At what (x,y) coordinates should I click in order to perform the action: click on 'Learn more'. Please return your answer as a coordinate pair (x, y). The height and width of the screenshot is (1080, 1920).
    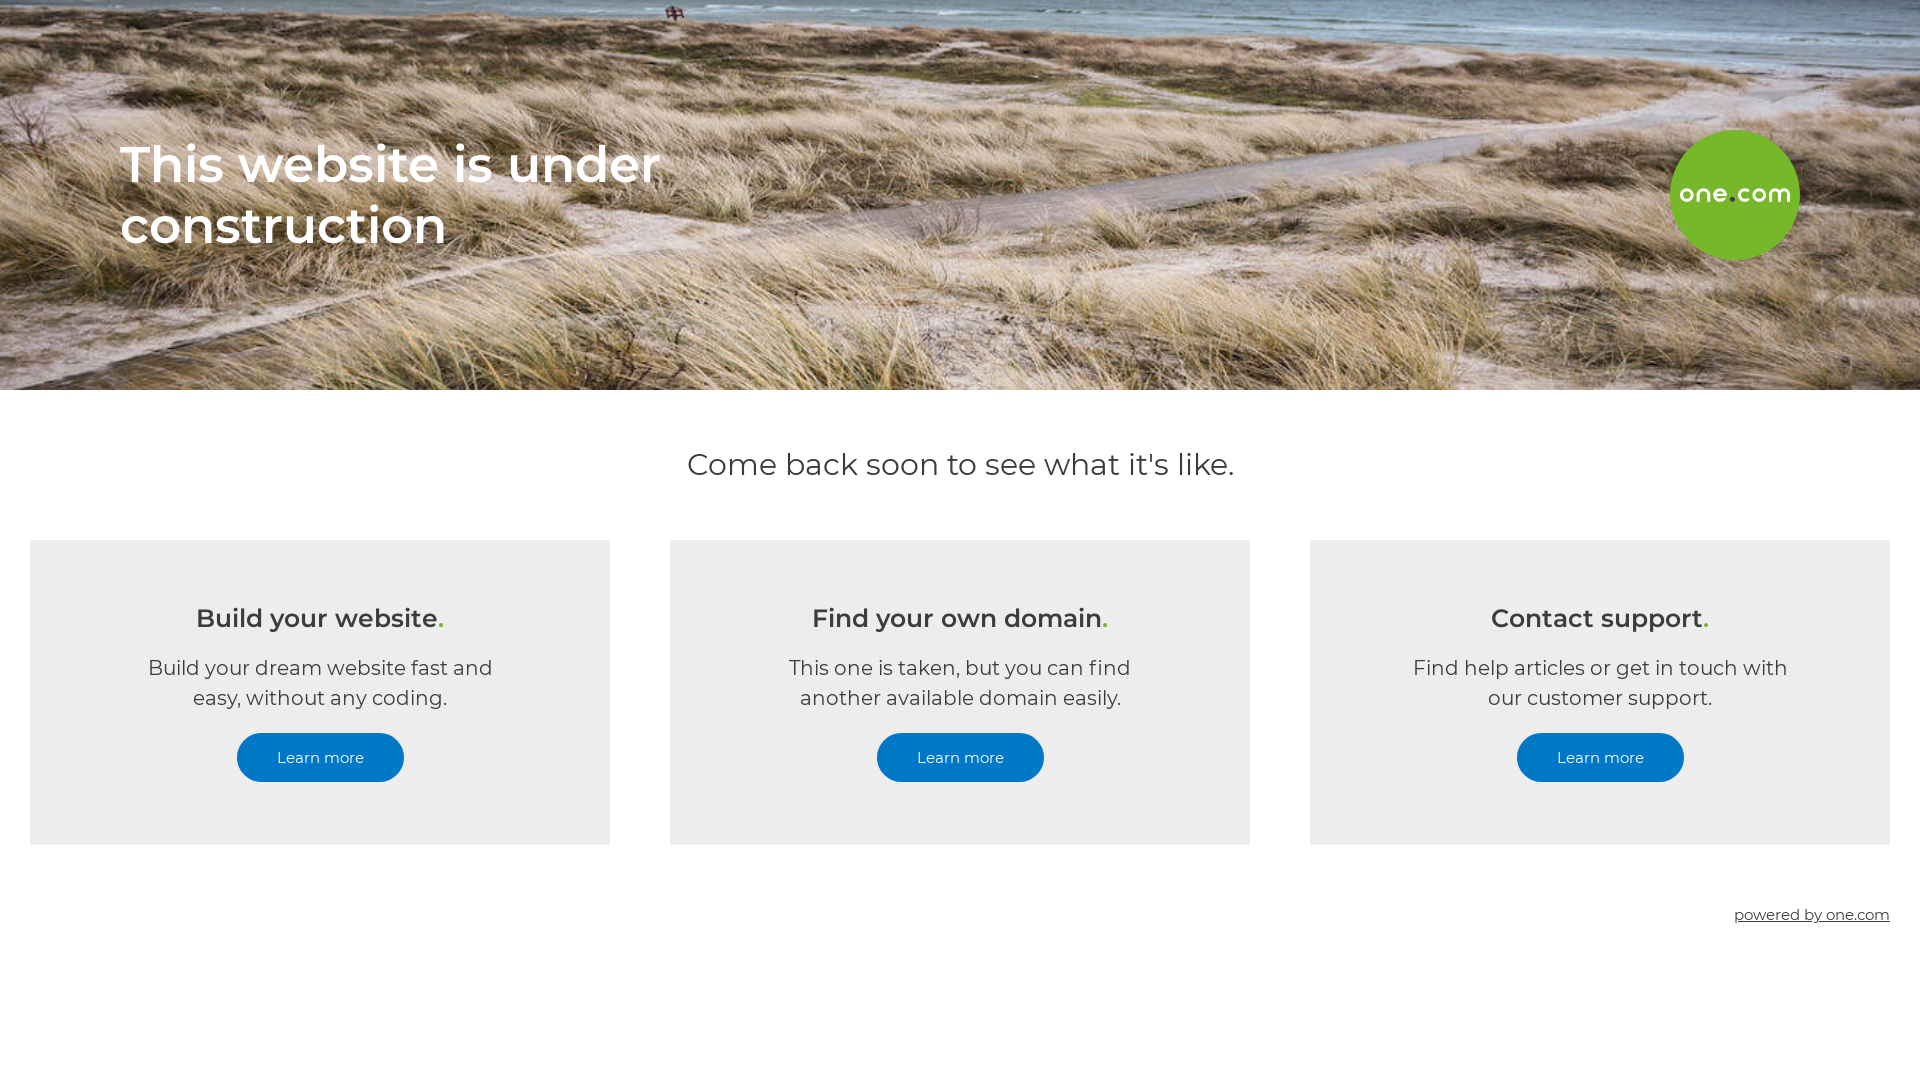
    Looking at the image, I should click on (875, 757).